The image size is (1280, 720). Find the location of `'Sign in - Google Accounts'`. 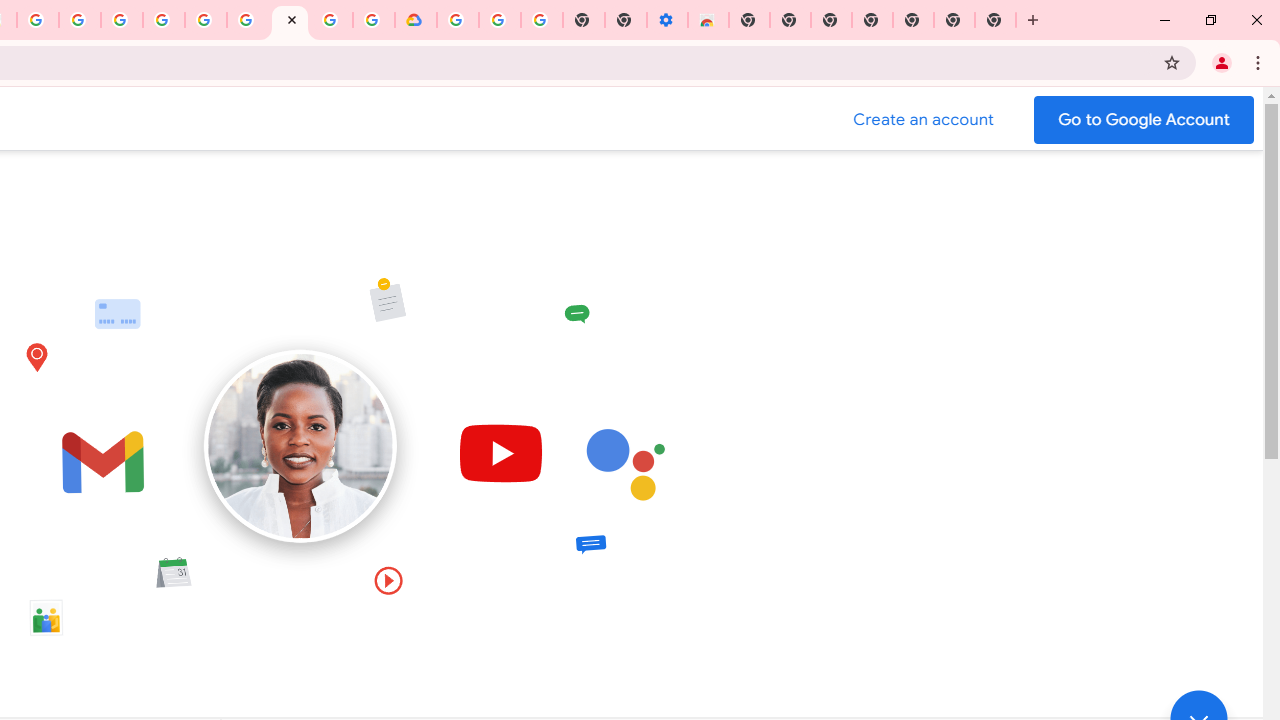

'Sign in - Google Accounts' is located at coordinates (332, 20).